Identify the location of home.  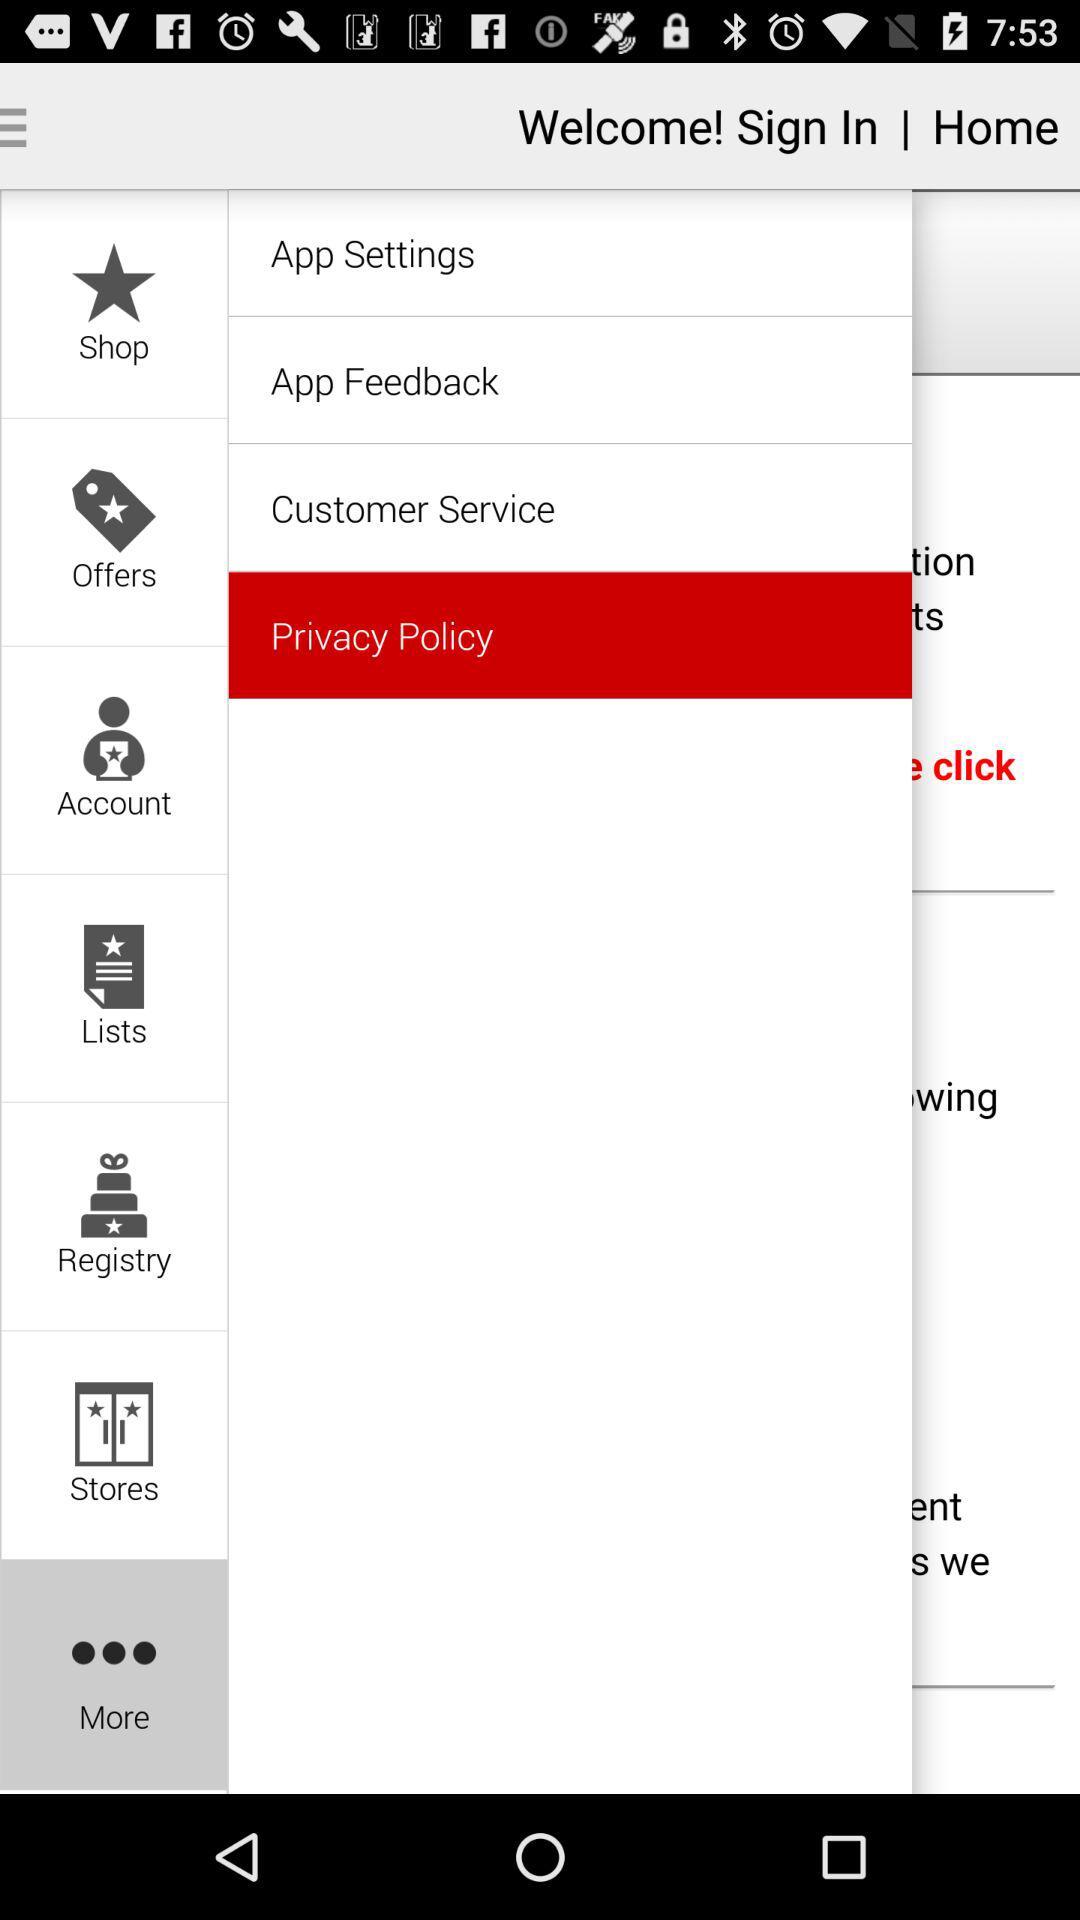
(995, 124).